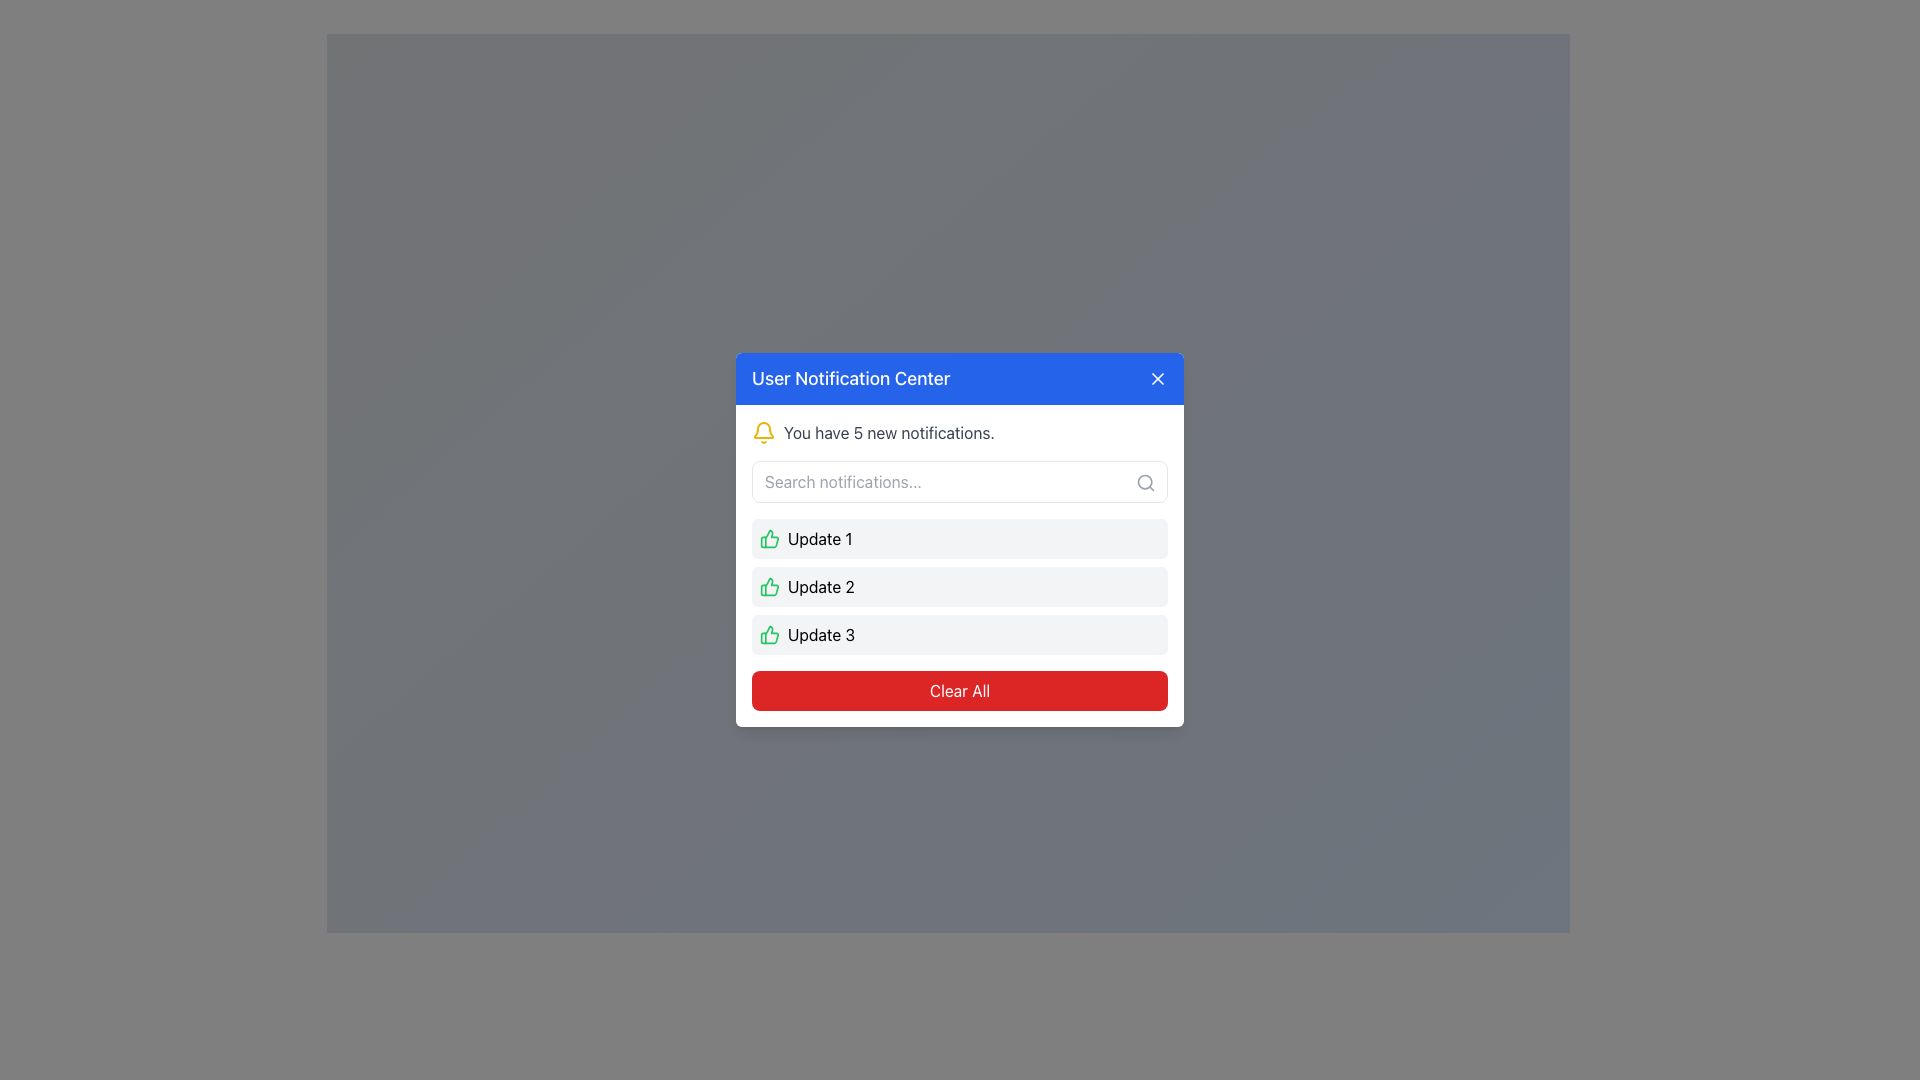 The width and height of the screenshot is (1920, 1080). What do you see at coordinates (820, 538) in the screenshot?
I see `the text label displaying 'Update 1', which is styled in black and located in a light gray notification list` at bounding box center [820, 538].